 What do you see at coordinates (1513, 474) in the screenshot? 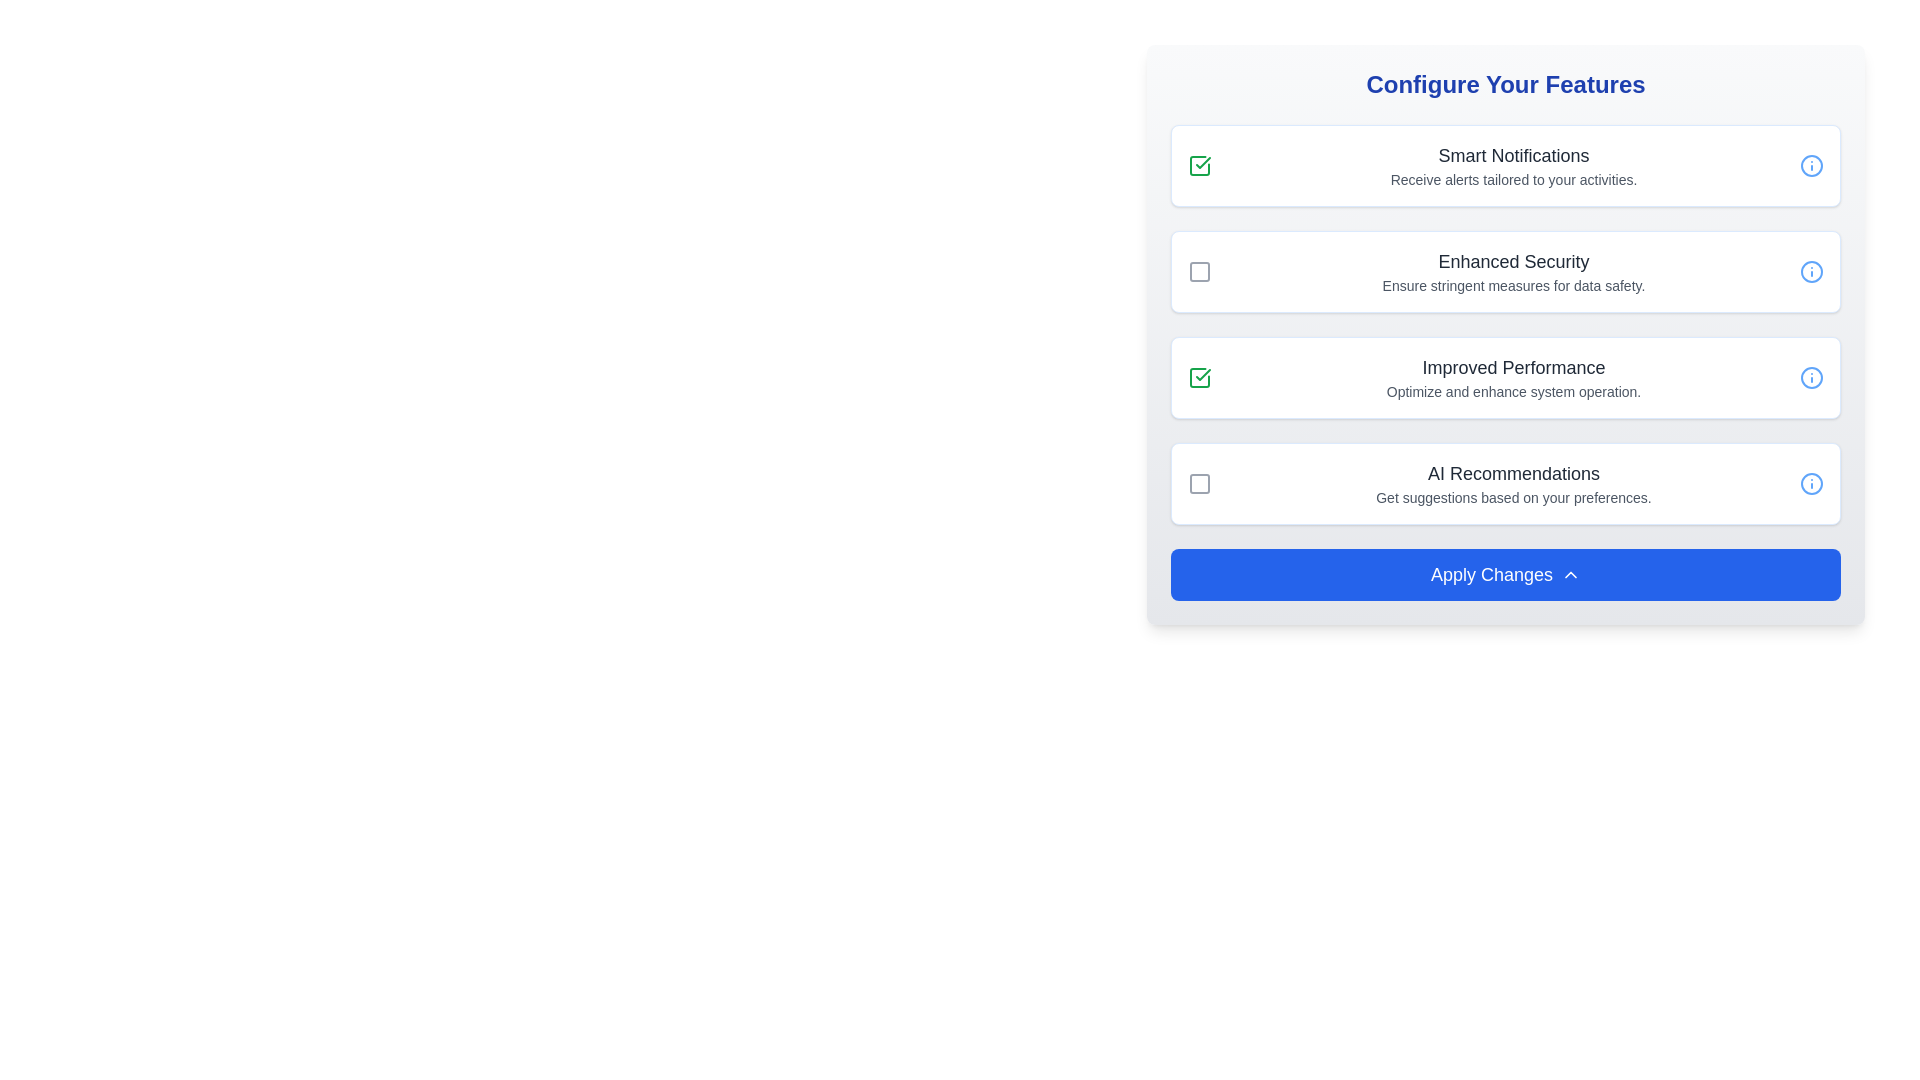
I see `the title text label of the fourth feature option in the 'Configure Your Features' panel, which provides an overview of personalized AI recommendations` at bounding box center [1513, 474].